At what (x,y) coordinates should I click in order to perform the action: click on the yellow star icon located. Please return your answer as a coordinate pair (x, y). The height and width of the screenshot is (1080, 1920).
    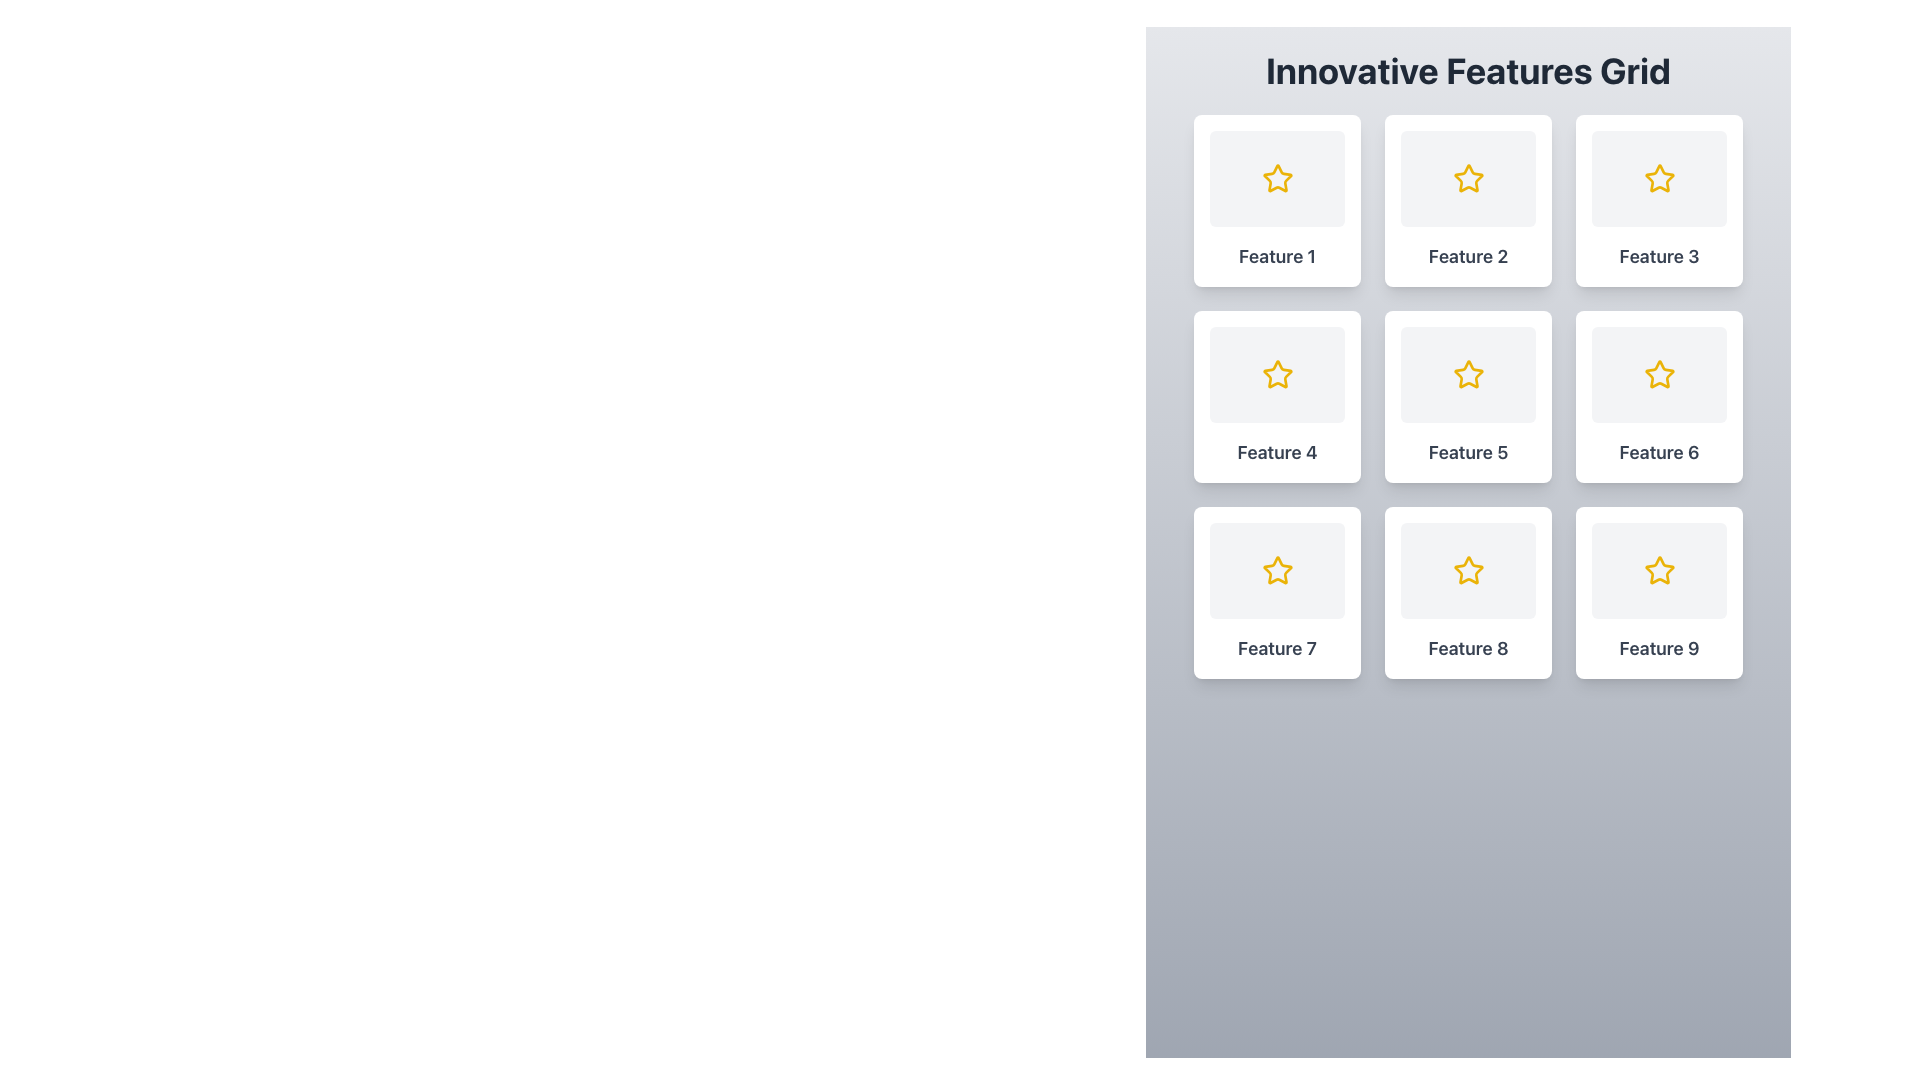
    Looking at the image, I should click on (1468, 570).